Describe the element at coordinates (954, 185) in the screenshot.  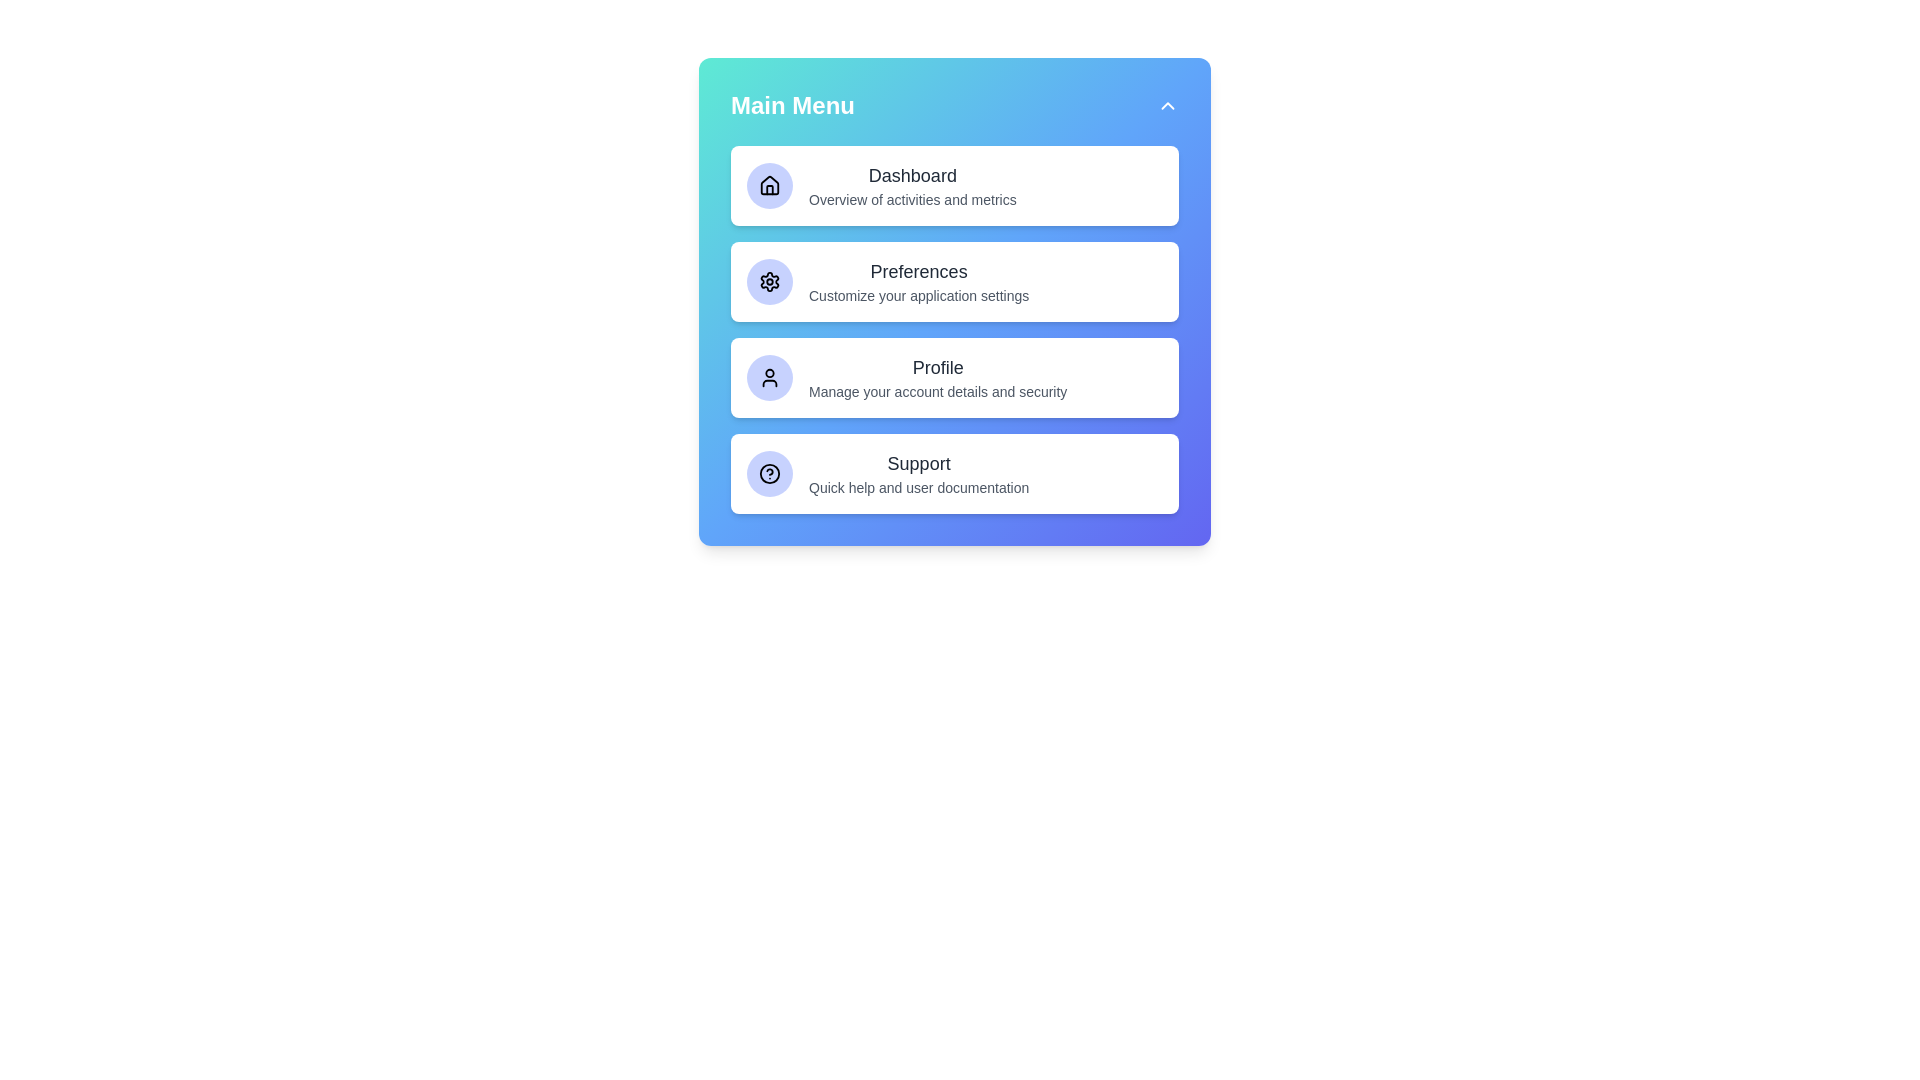
I see `the menu option Dashboard to reveal its details` at that location.